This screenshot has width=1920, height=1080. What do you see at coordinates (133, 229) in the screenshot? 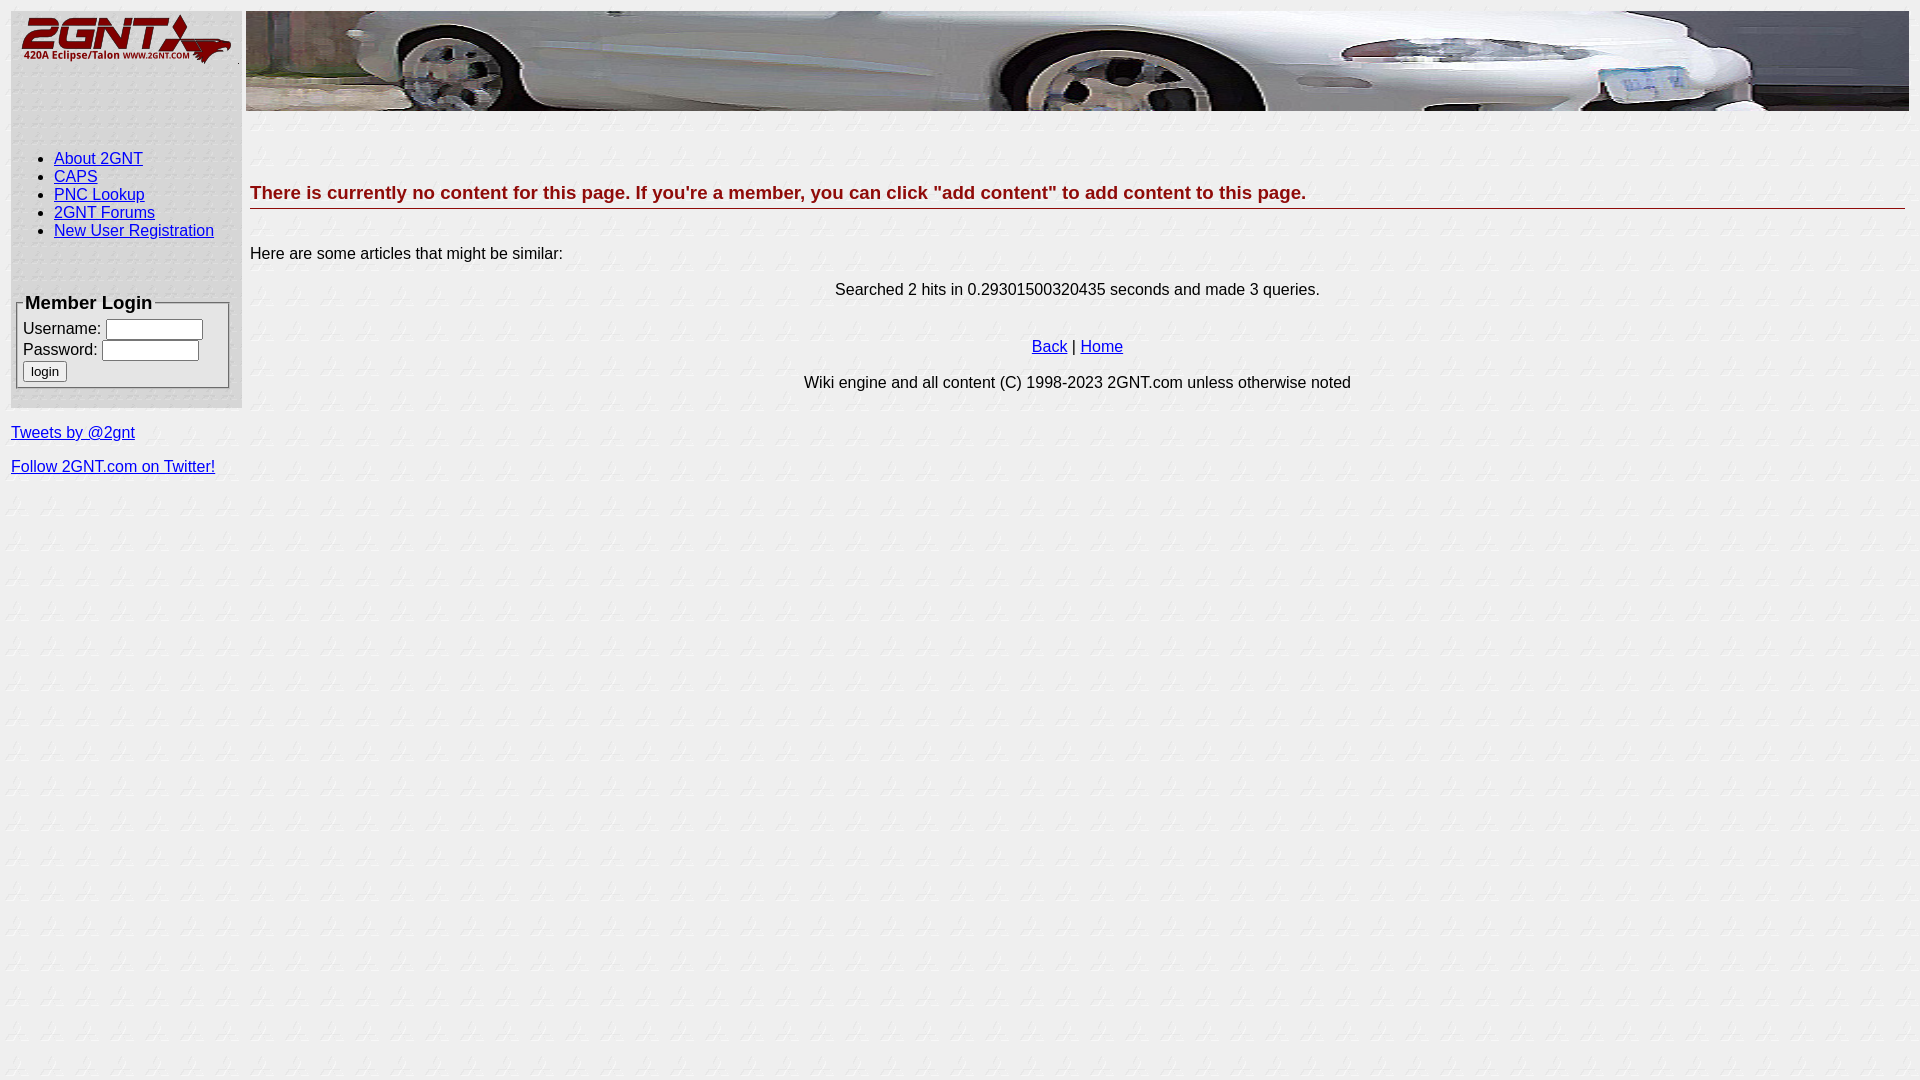
I see `'New User Registration'` at bounding box center [133, 229].